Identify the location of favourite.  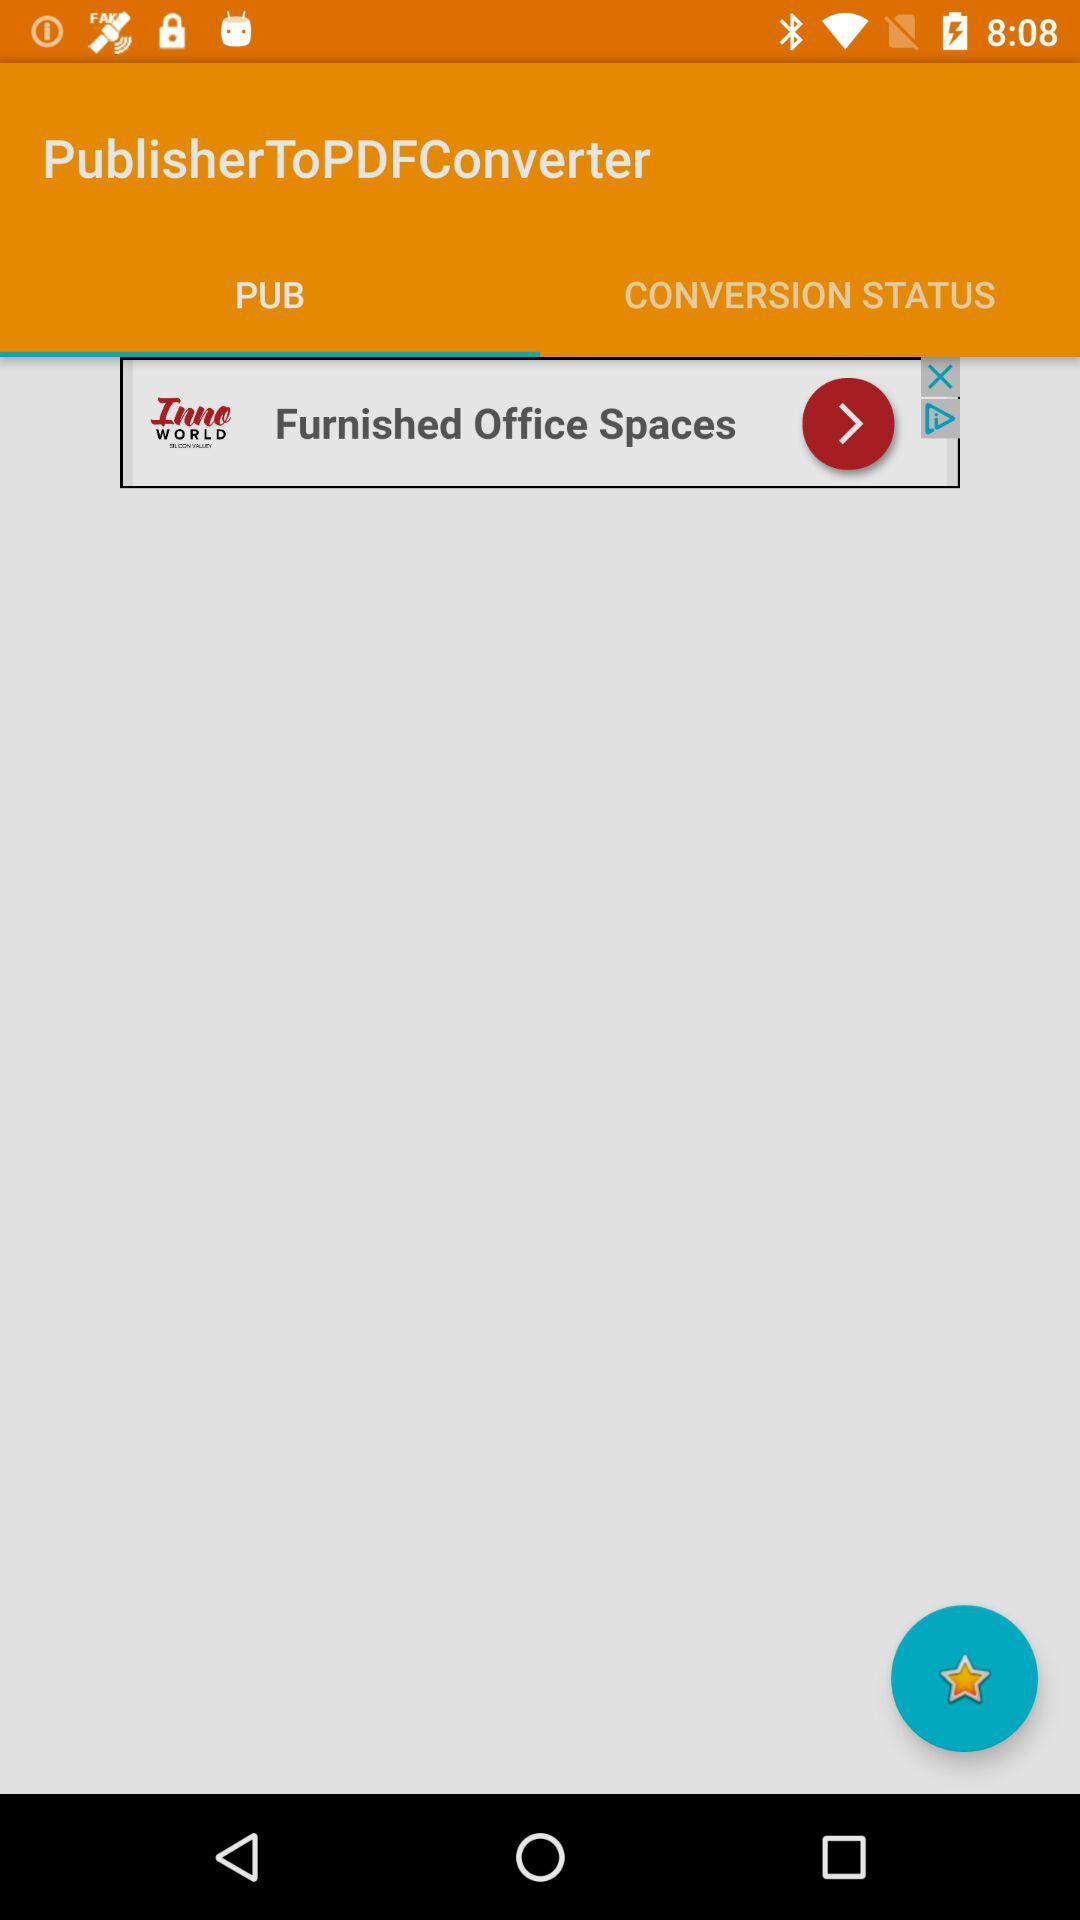
(963, 1678).